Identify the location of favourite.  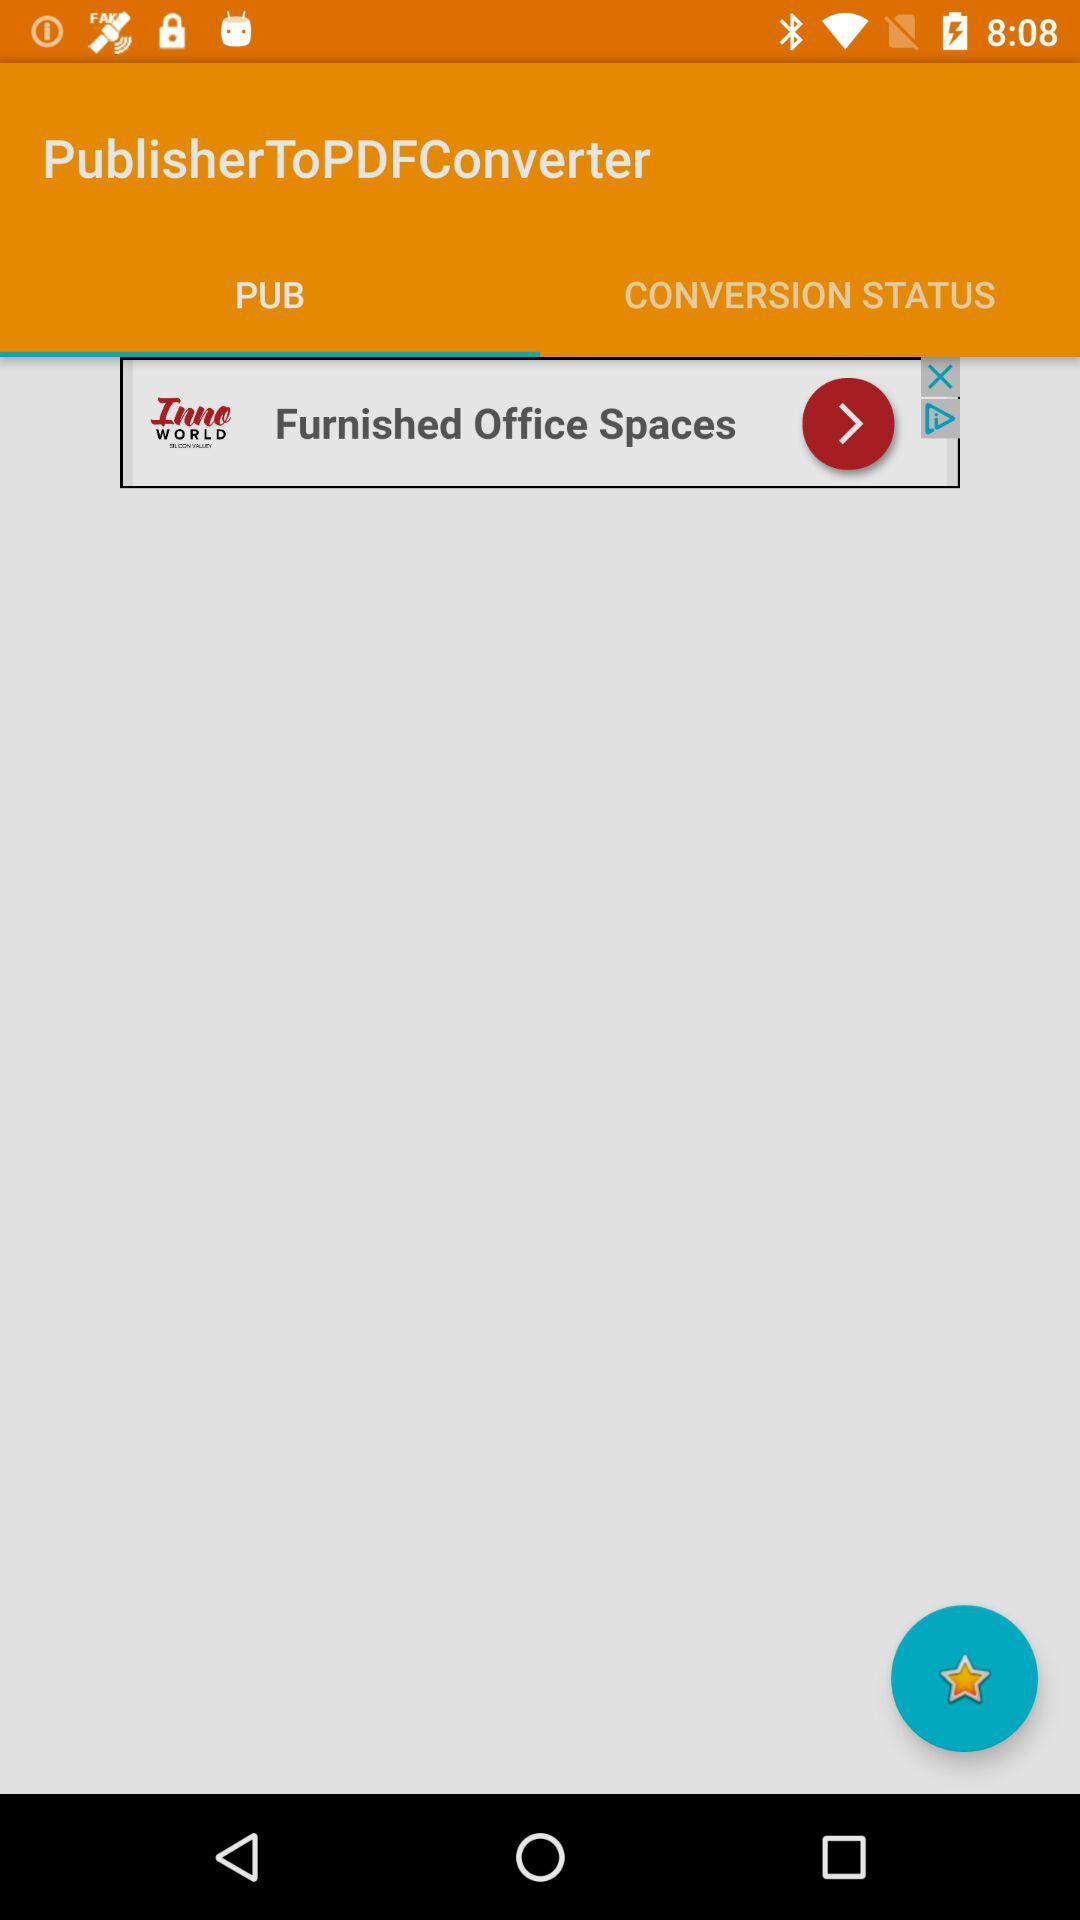
(963, 1678).